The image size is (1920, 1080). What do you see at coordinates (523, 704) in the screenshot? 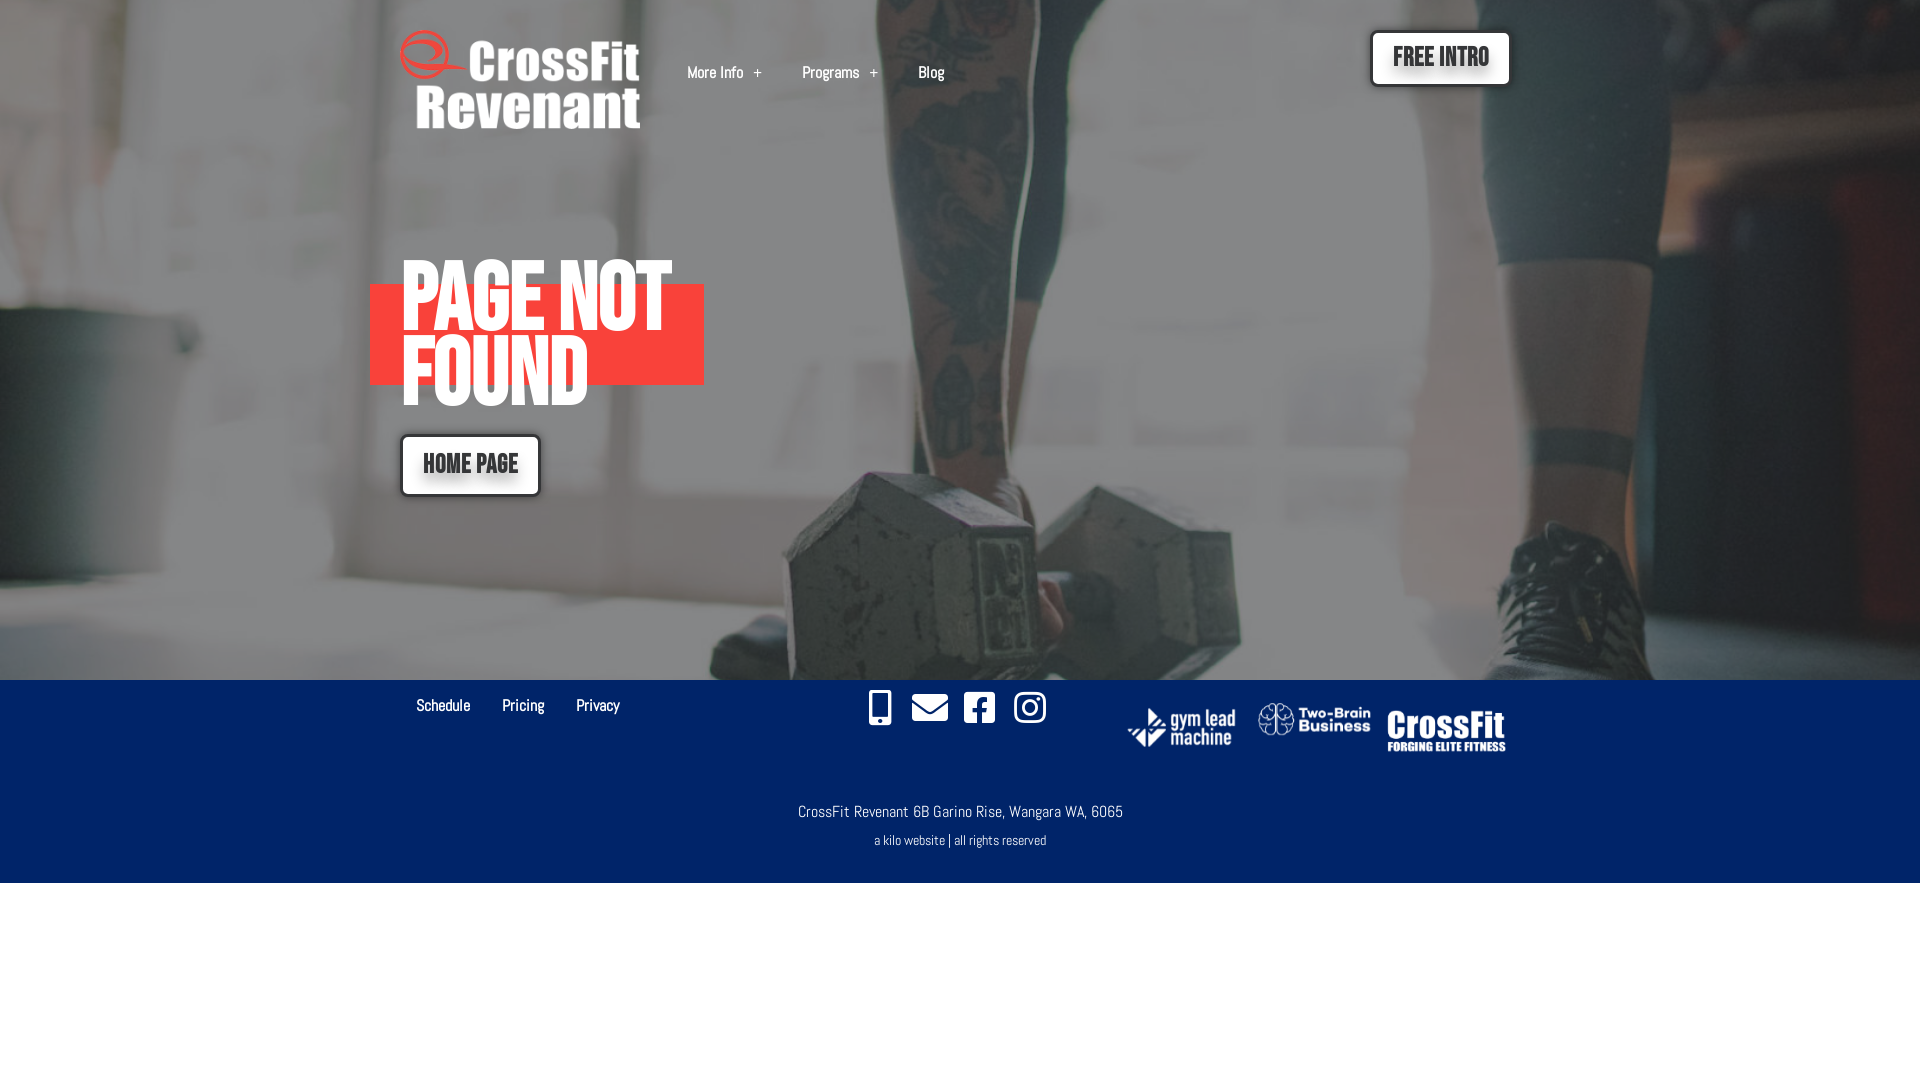
I see `'Pricing'` at bounding box center [523, 704].